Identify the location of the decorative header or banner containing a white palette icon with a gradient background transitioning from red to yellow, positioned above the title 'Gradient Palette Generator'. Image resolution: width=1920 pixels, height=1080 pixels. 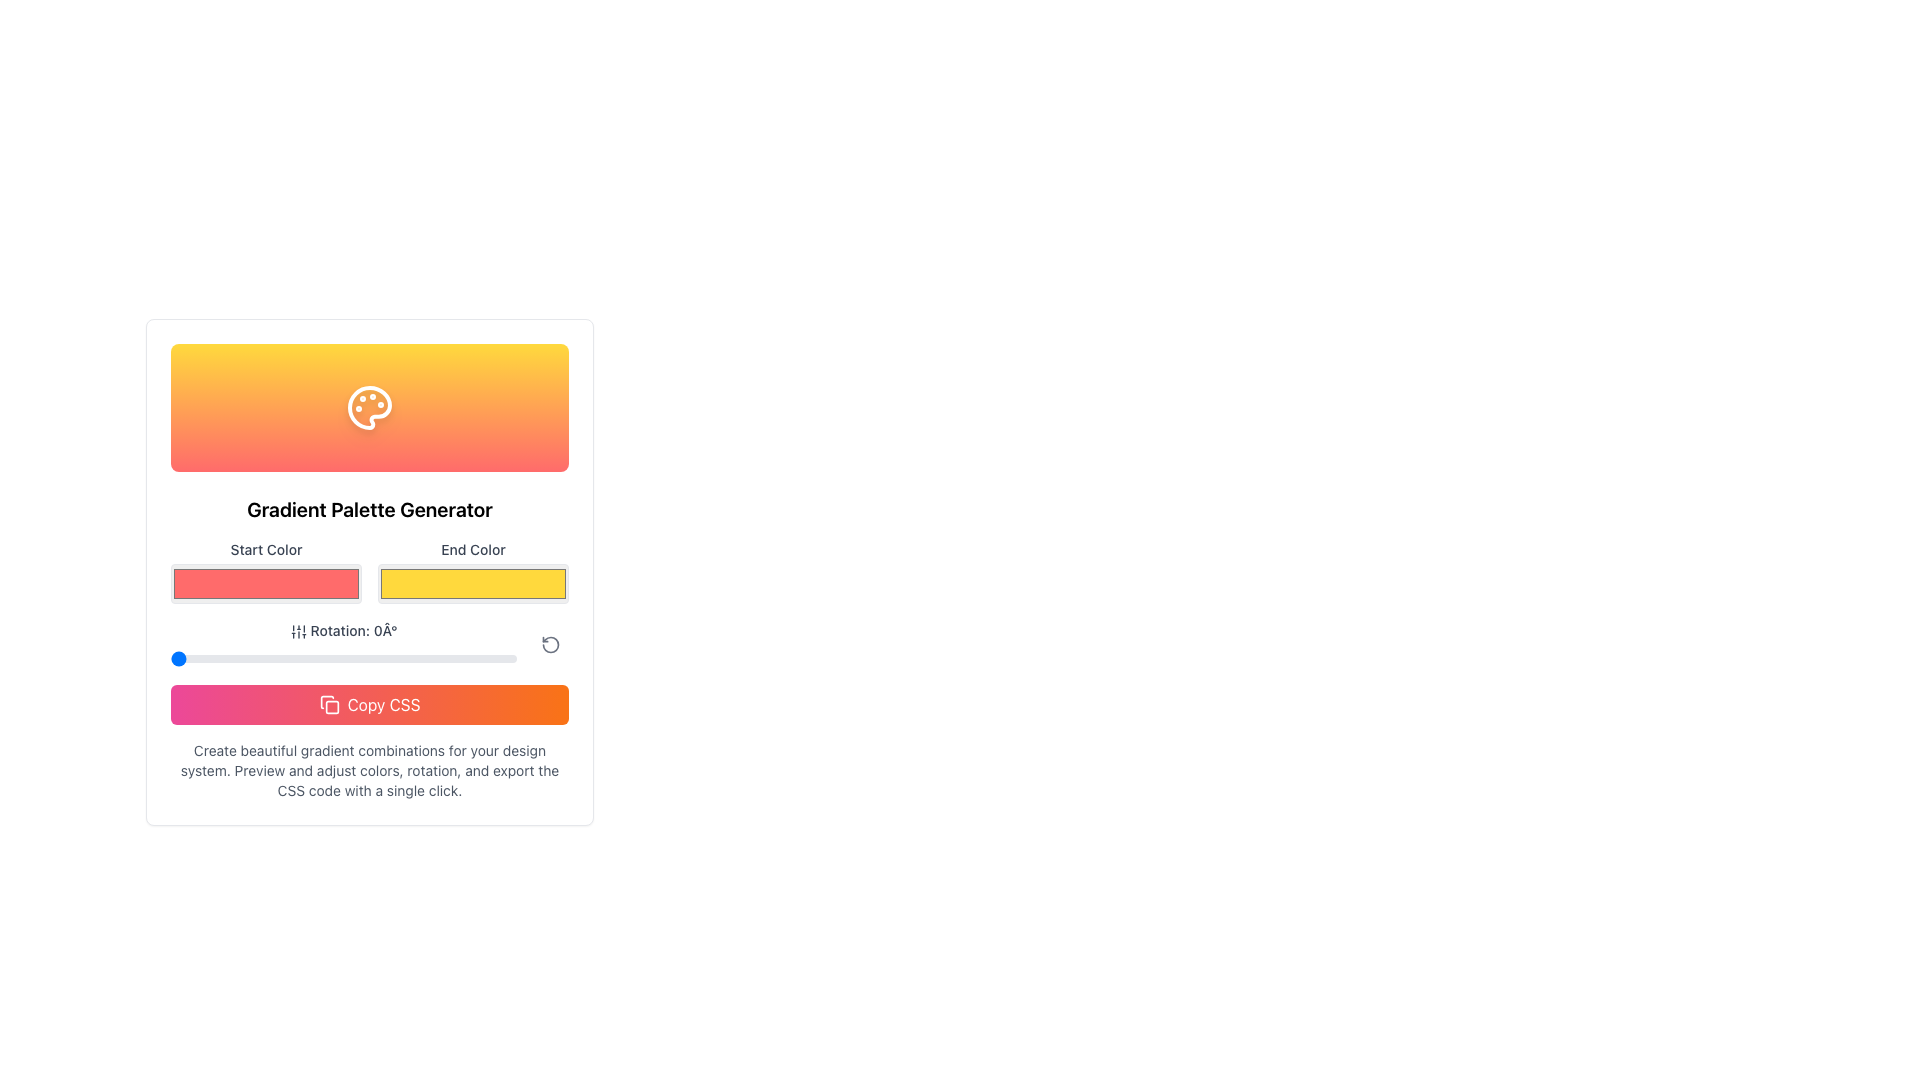
(369, 407).